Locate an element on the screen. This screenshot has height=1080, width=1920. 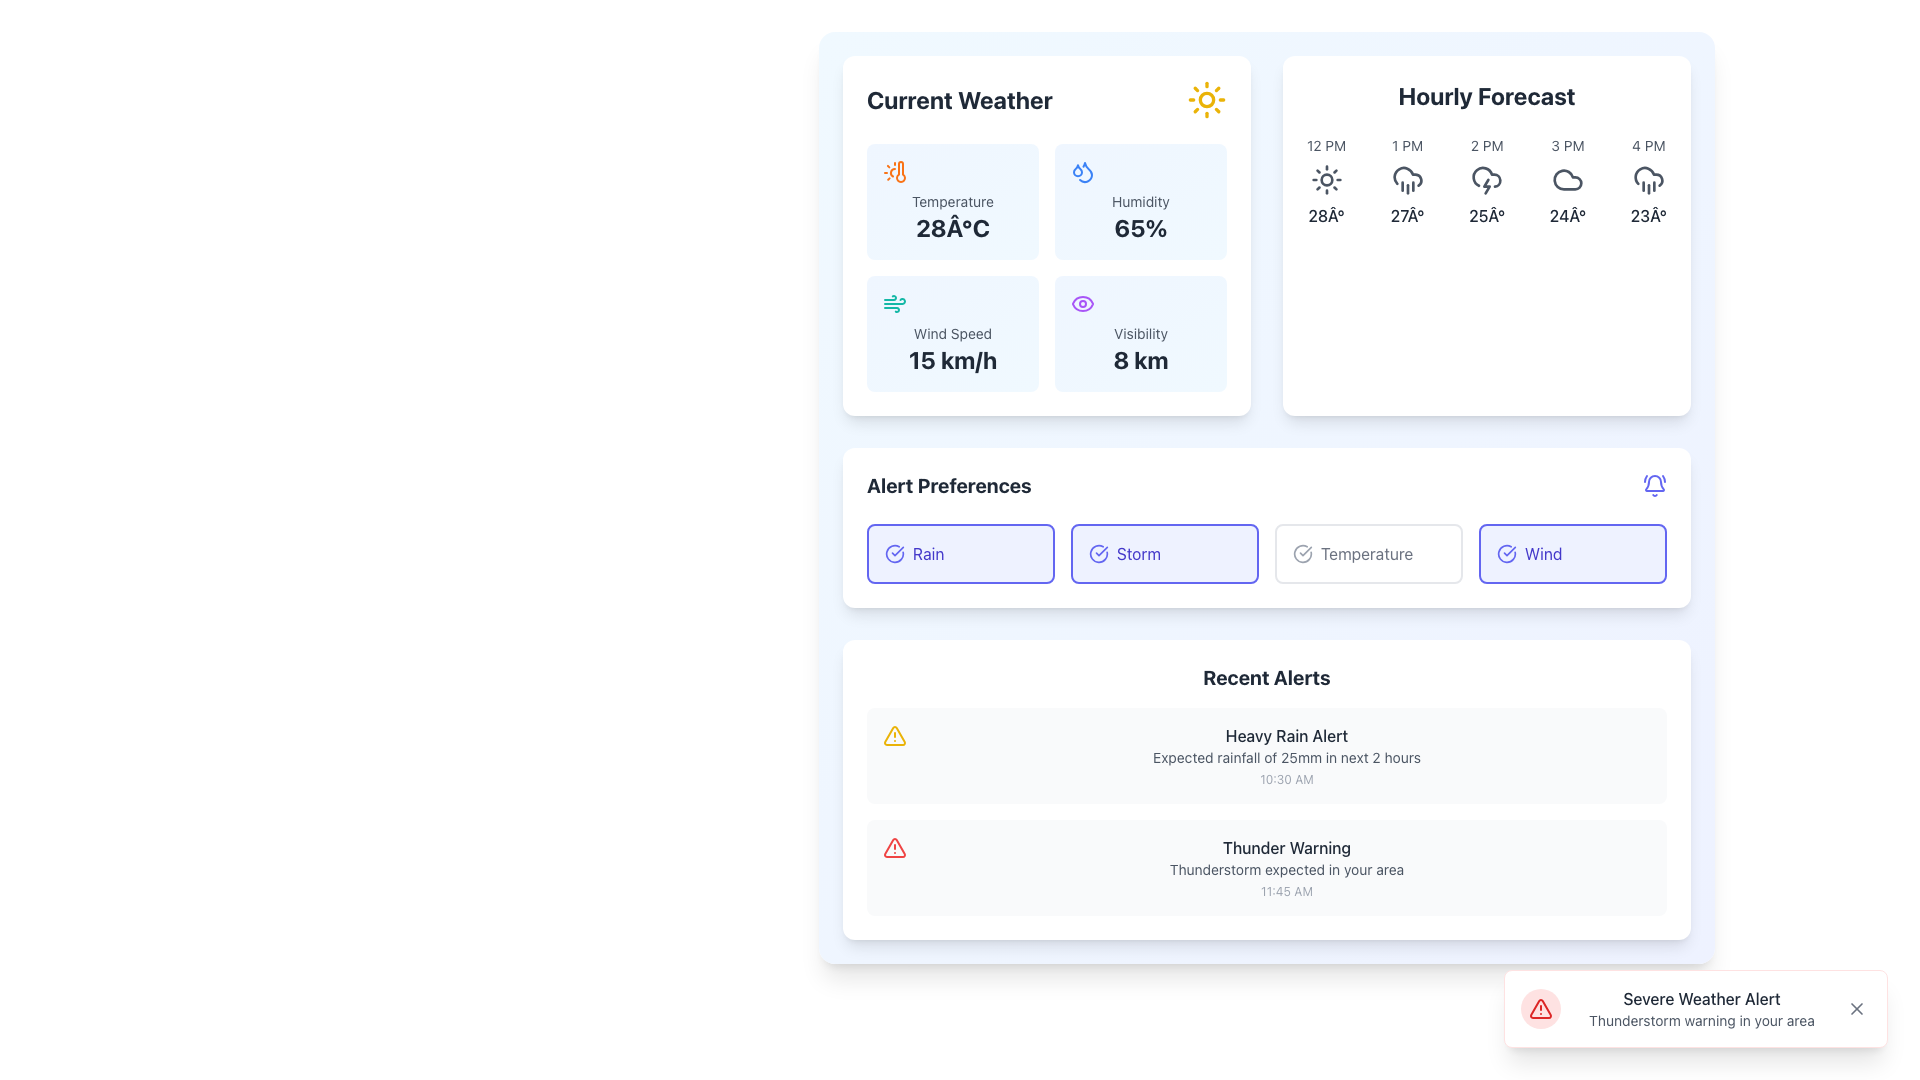
the 'Temperature' alert preference icon located in the 'Alert Preferences' section is located at coordinates (1302, 554).